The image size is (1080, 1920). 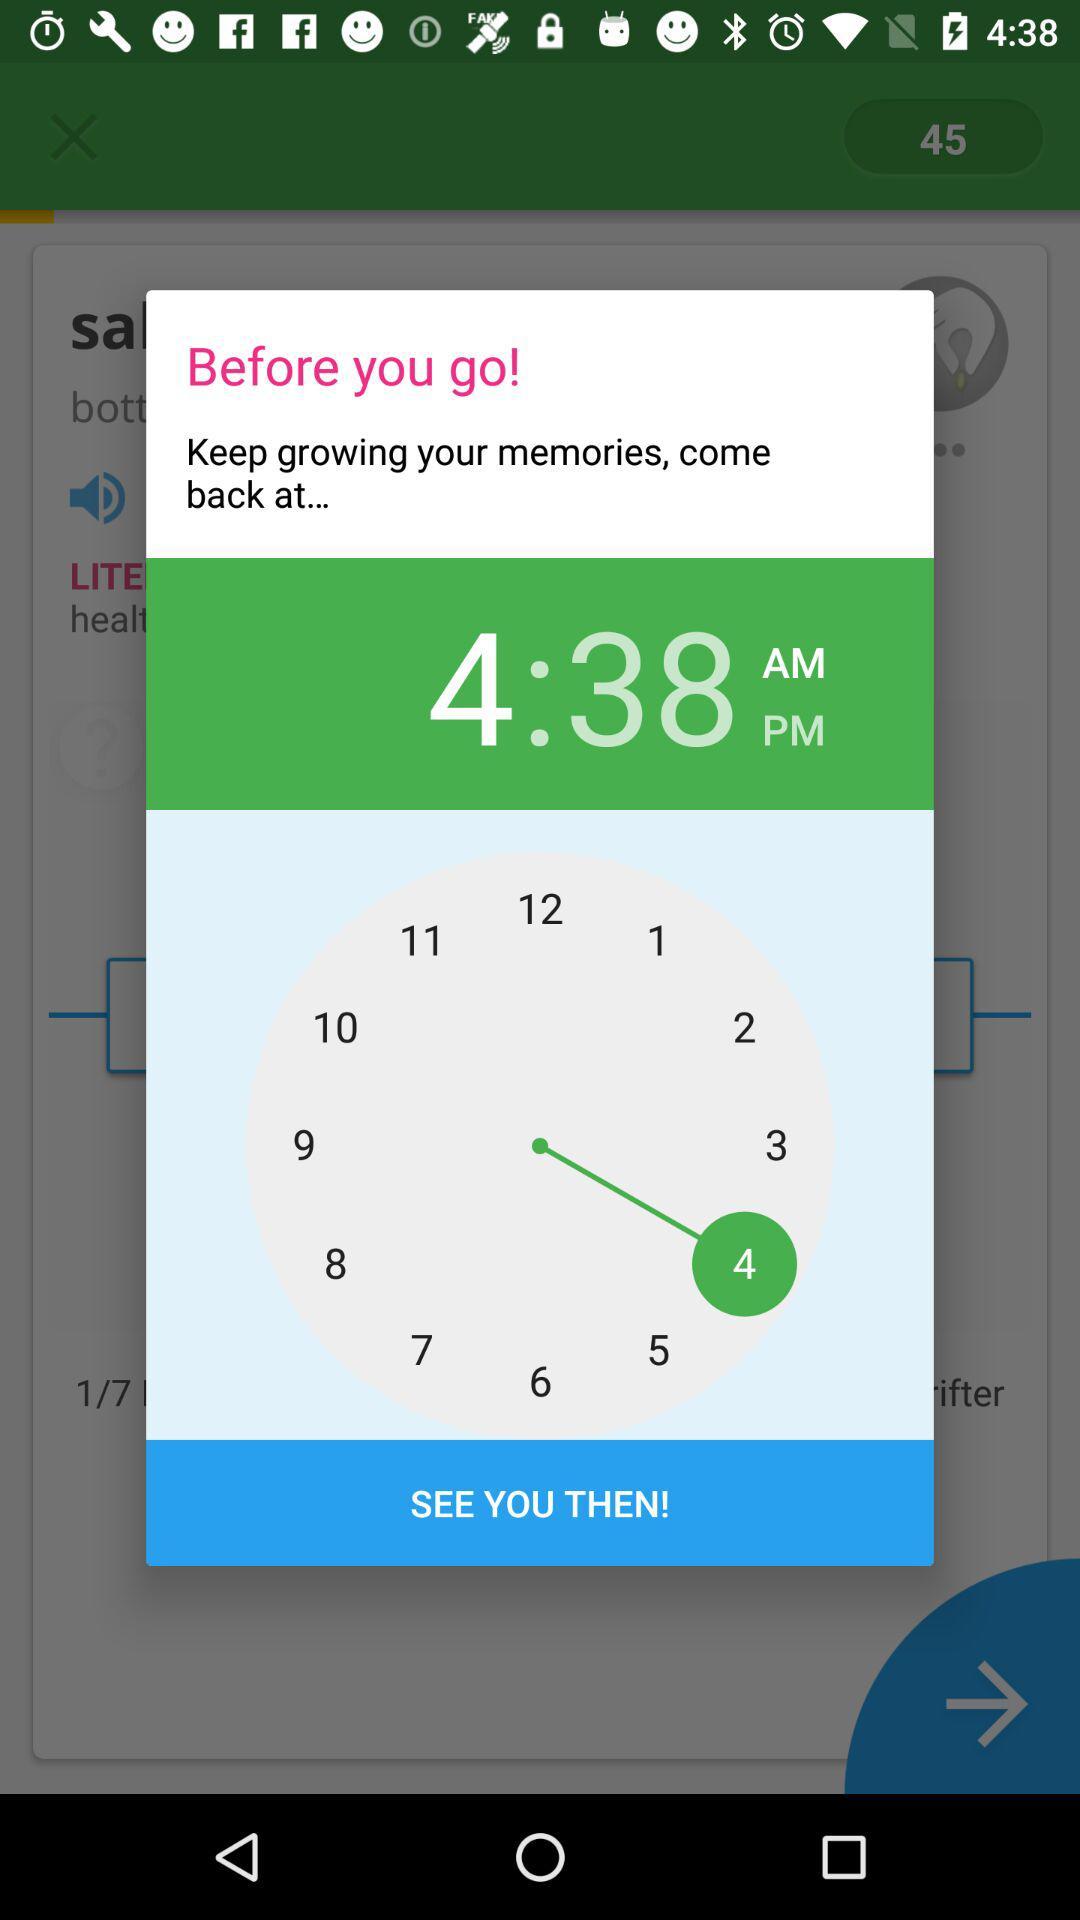 I want to click on the item below the keep growing your item, so click(x=652, y=683).